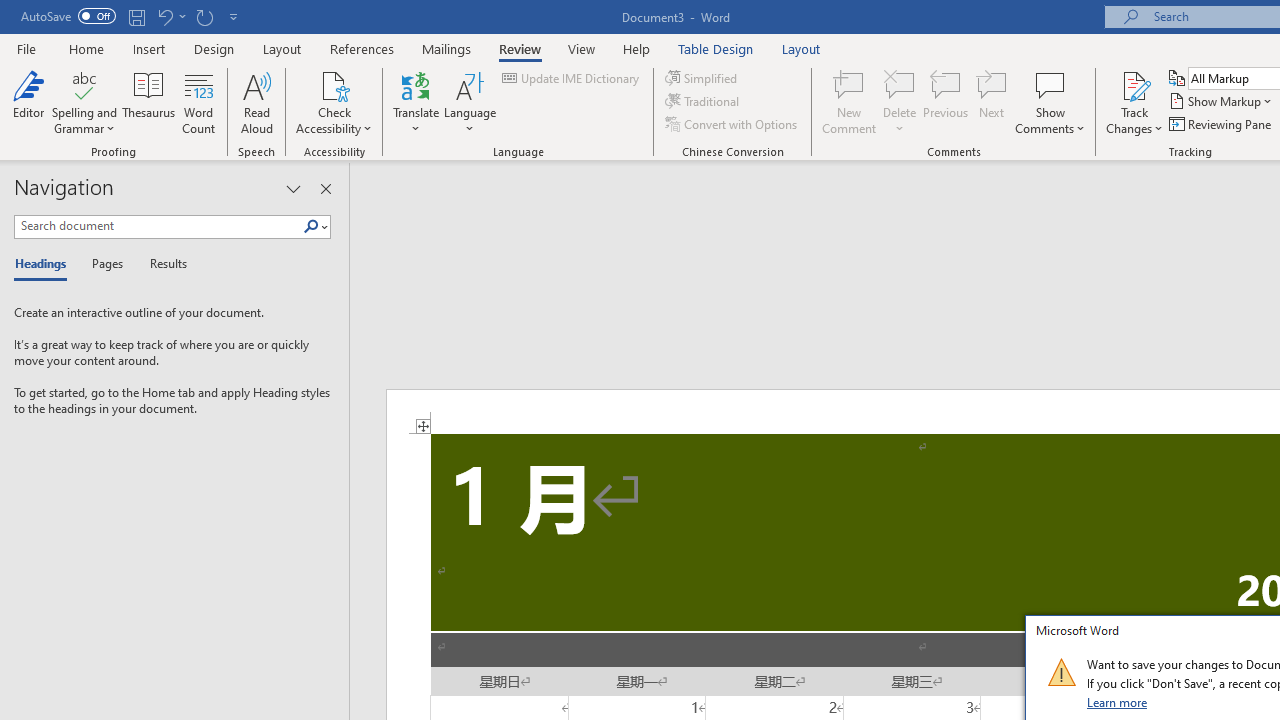  What do you see at coordinates (84, 103) in the screenshot?
I see `'Spelling and Grammar'` at bounding box center [84, 103].